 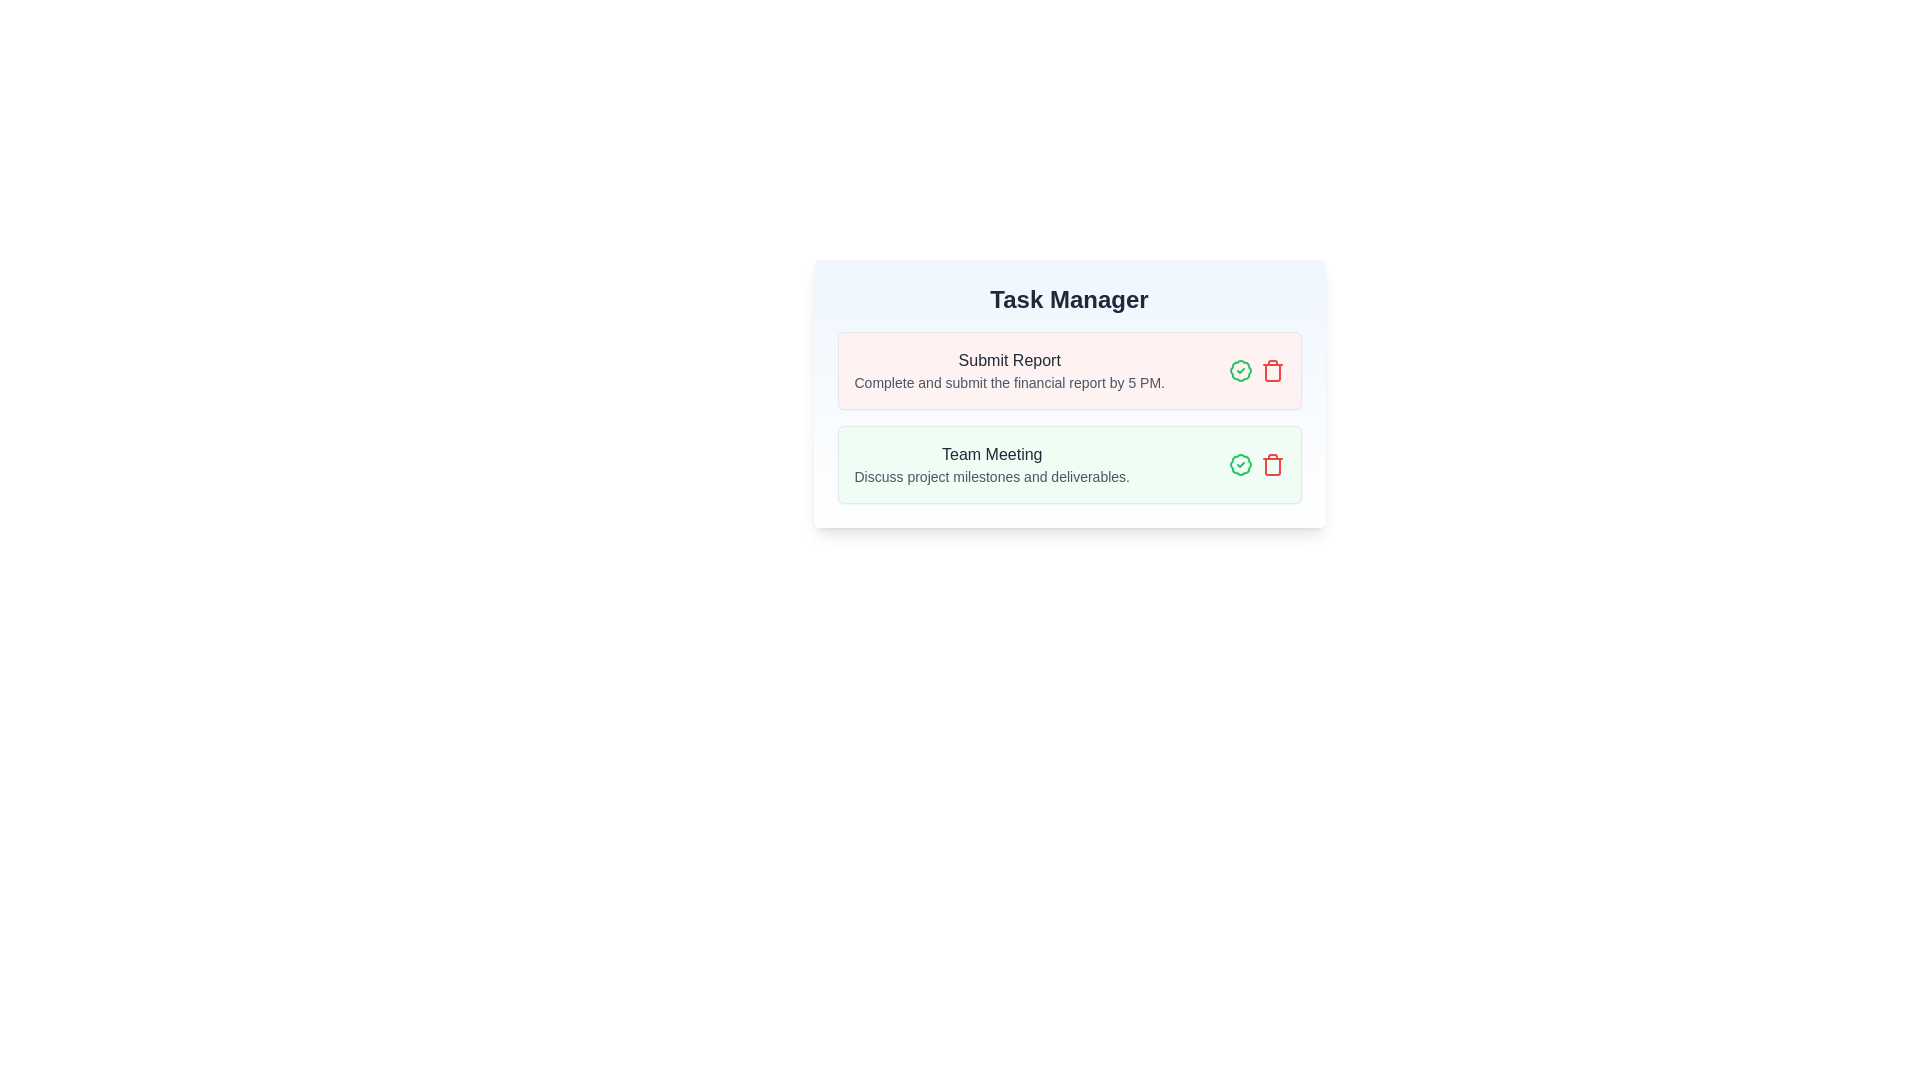 I want to click on task details displayed in the text block located in the upper card of the task list interface, which contains a header and a descriptive paragraph, so click(x=1009, y=370).